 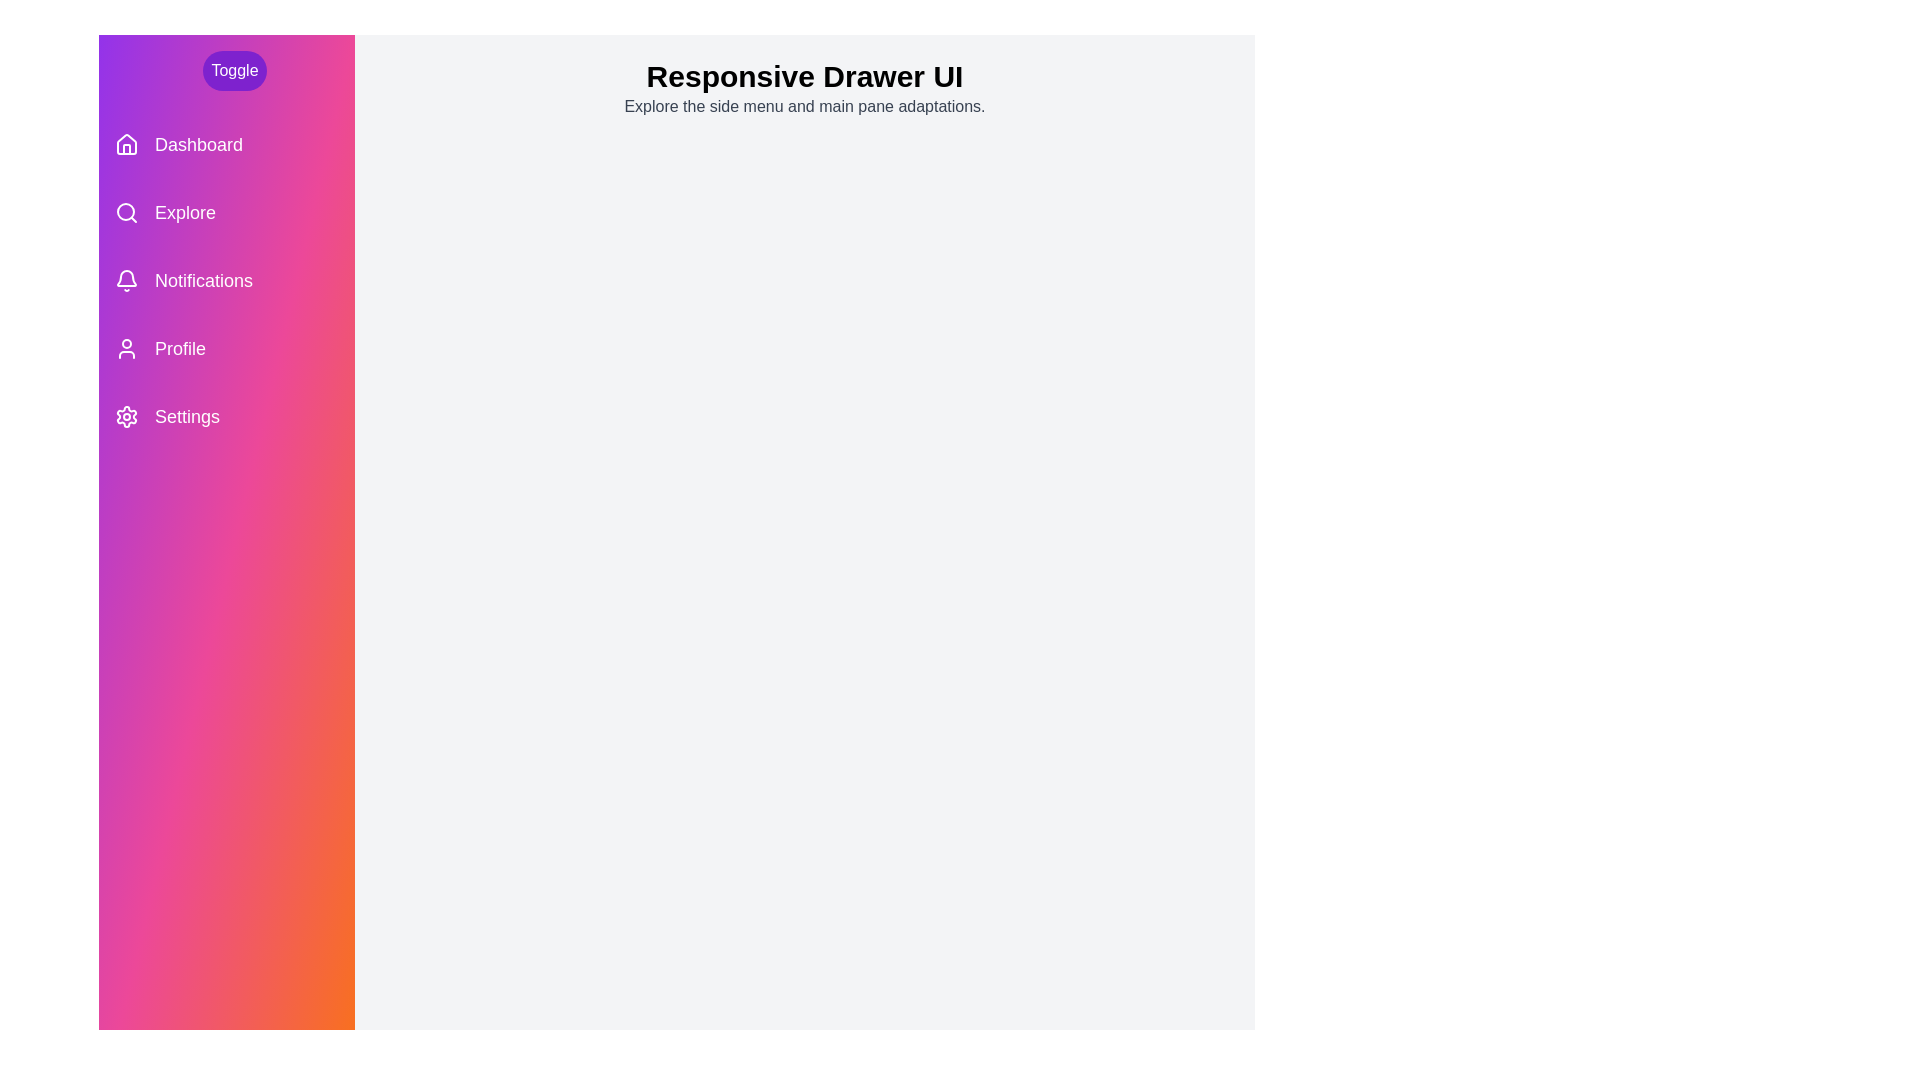 What do you see at coordinates (226, 347) in the screenshot?
I see `the menu item Profile to observe its visual feedback` at bounding box center [226, 347].